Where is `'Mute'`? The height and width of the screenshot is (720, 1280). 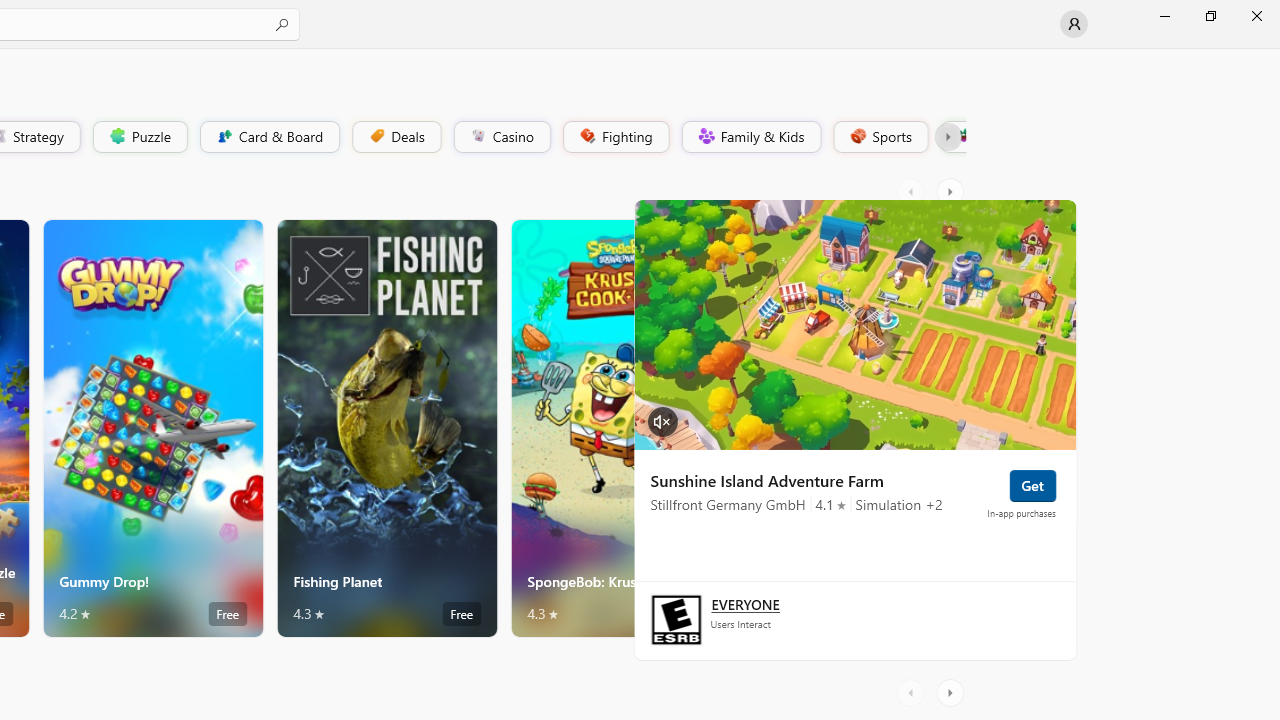
'Mute' is located at coordinates (662, 419).